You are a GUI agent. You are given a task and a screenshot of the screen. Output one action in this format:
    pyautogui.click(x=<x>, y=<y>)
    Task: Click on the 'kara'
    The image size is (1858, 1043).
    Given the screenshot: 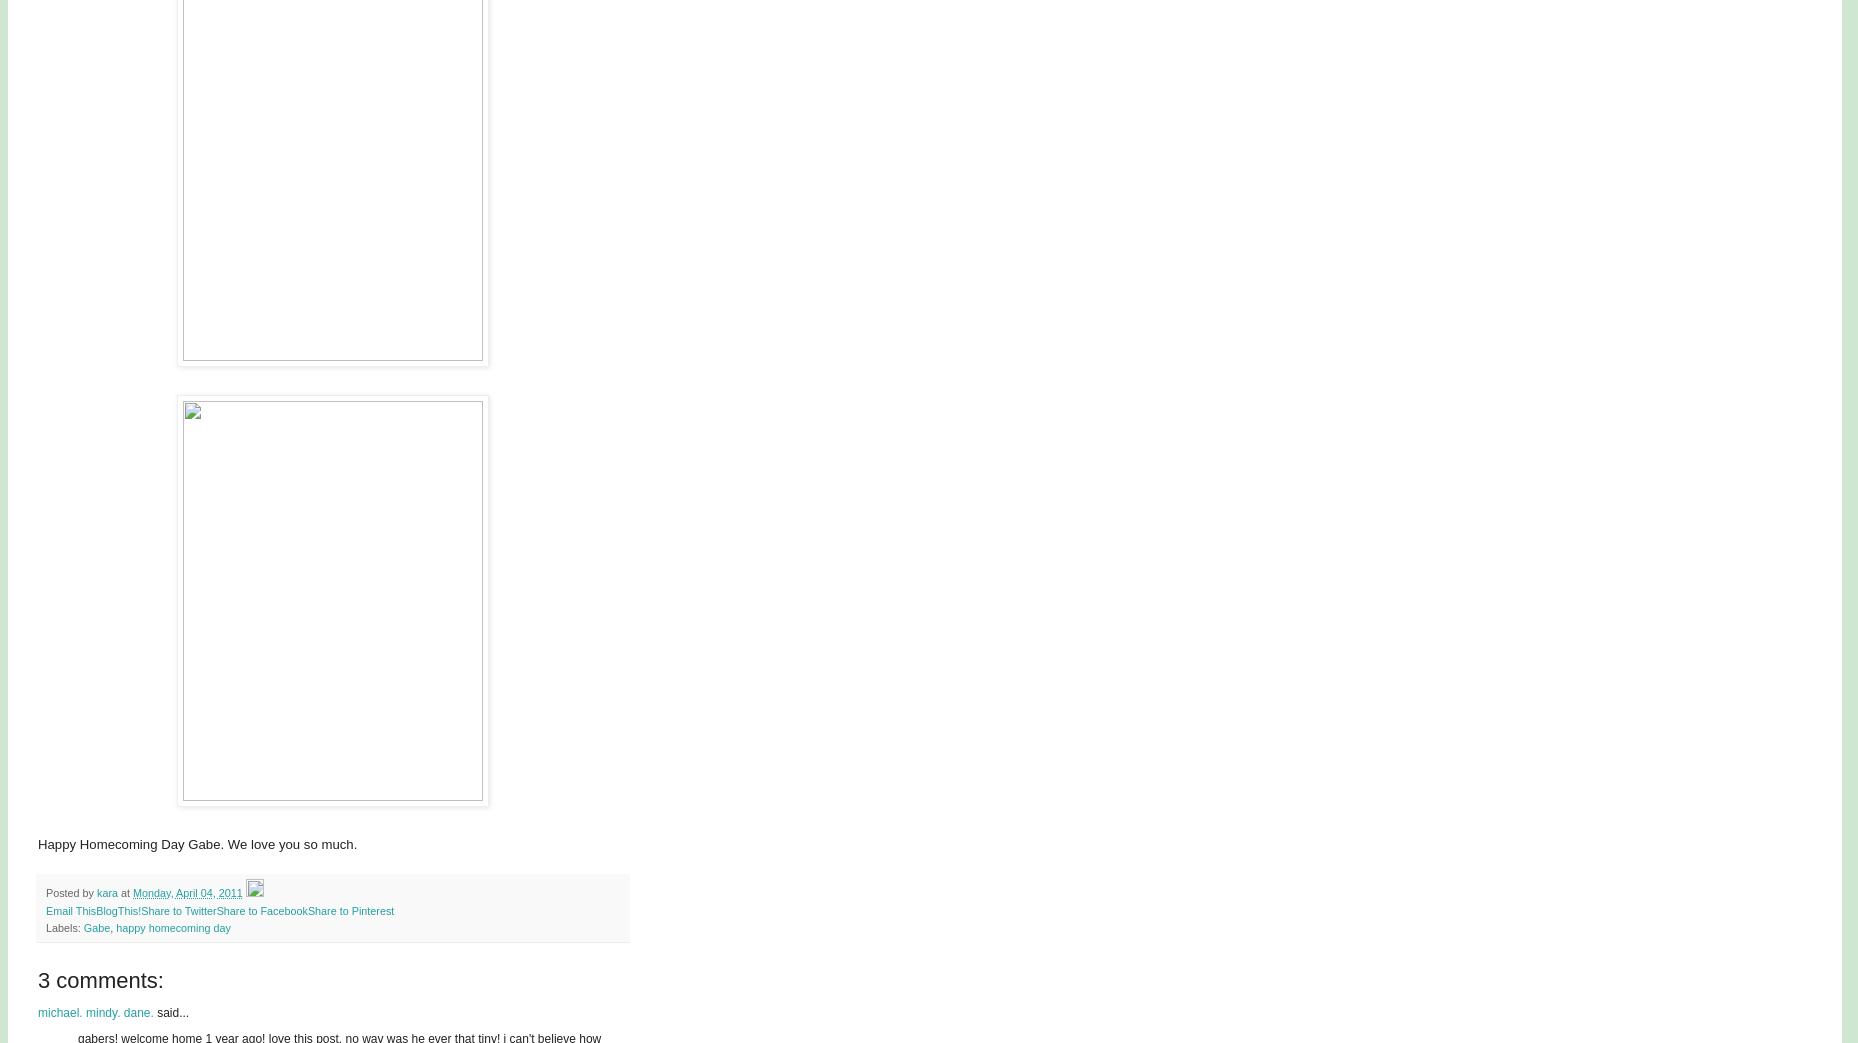 What is the action you would take?
    pyautogui.click(x=107, y=893)
    